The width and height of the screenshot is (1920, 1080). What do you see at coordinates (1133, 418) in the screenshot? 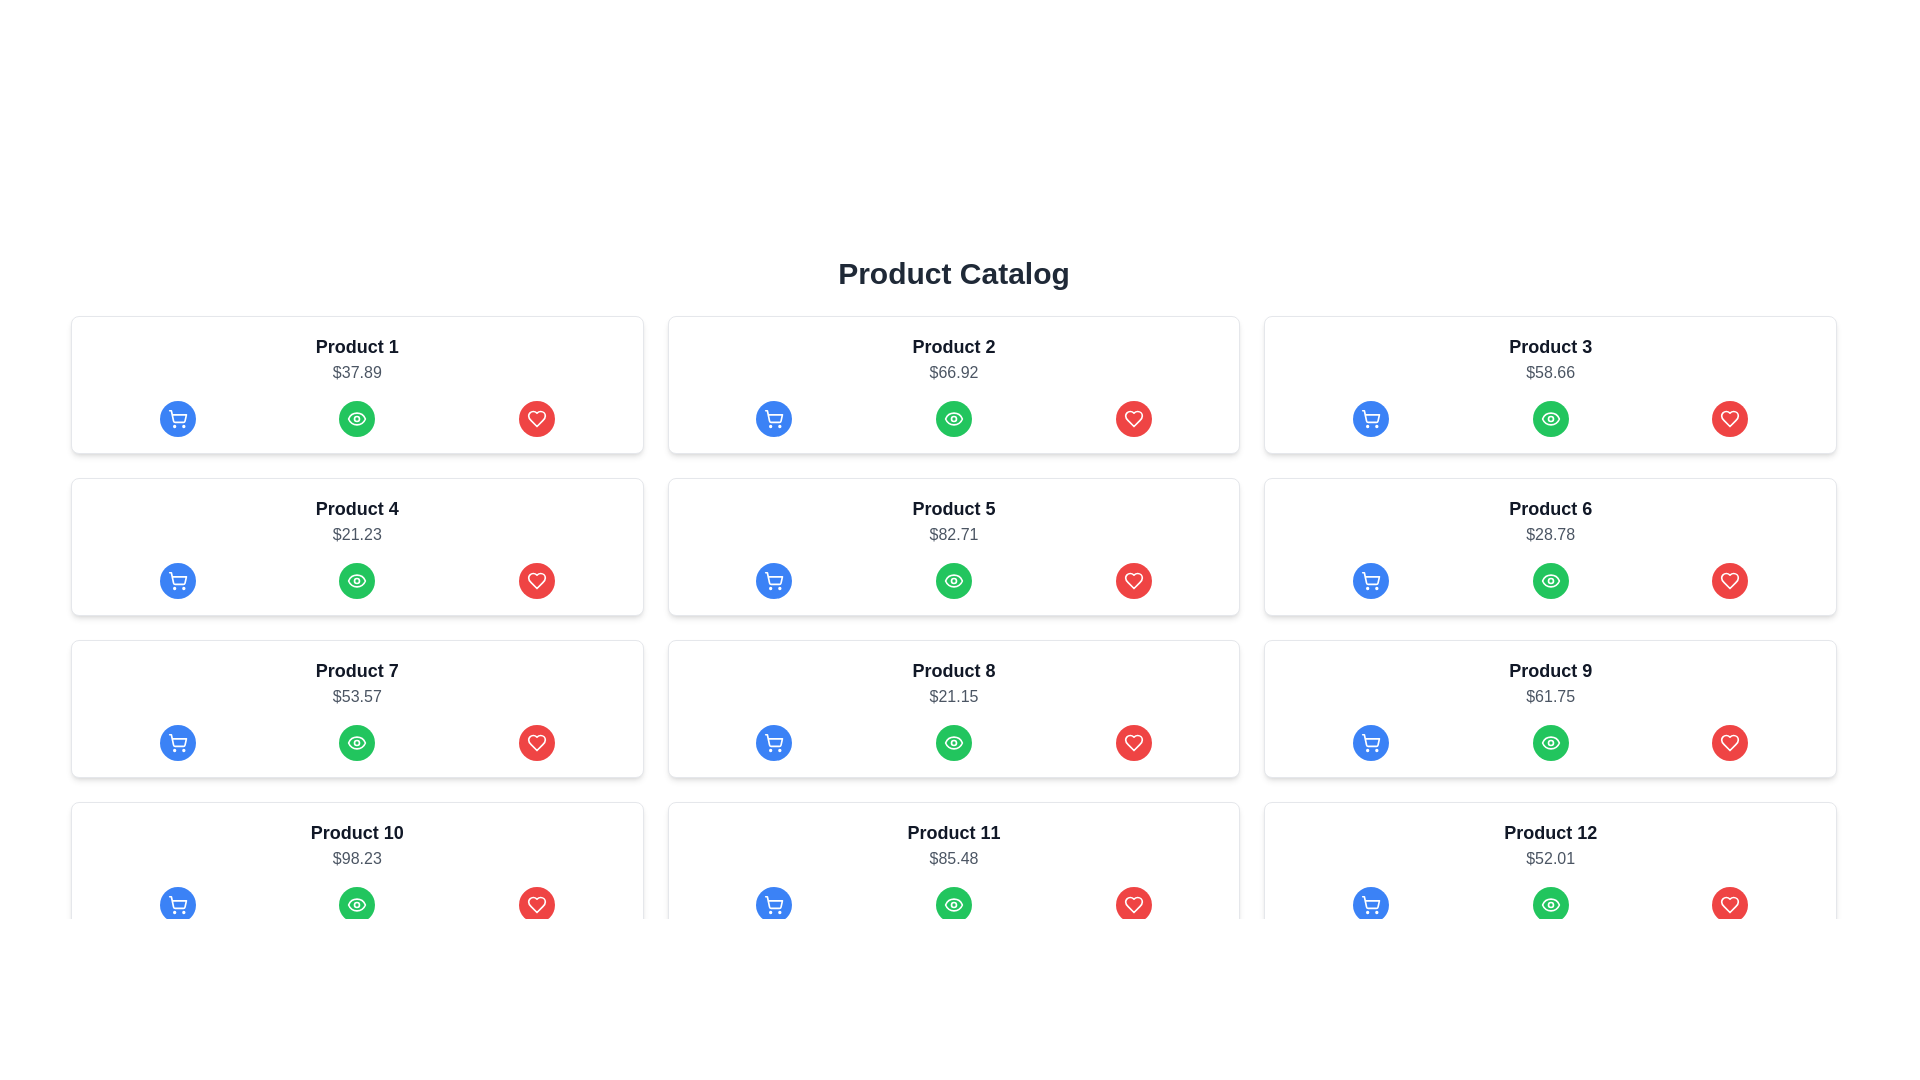
I see `the red heart icon within the second product card in the first row of the product catalog` at bounding box center [1133, 418].